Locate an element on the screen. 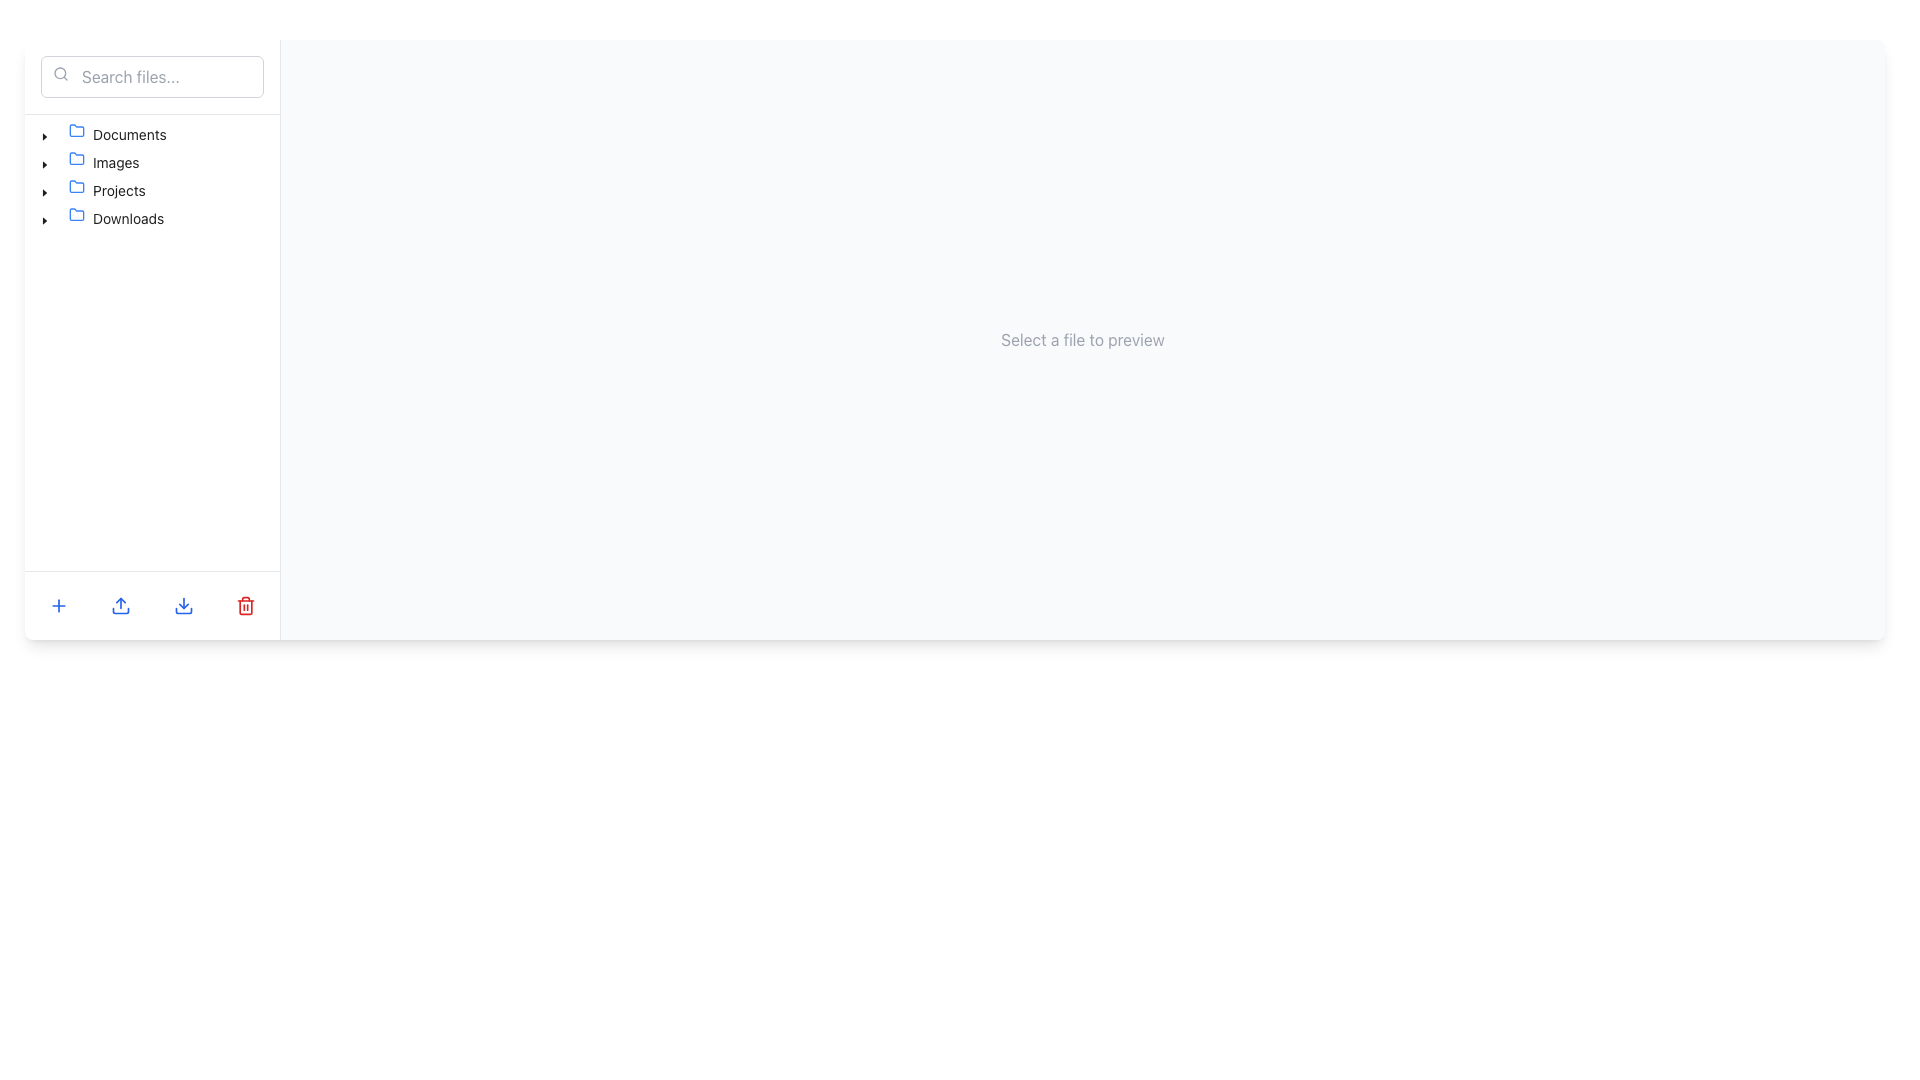 The image size is (1920, 1080). the folder icon representing the 'Downloads' folder located near the bottom of the list on the left panel, adjacent to the 'Downloads' text label is located at coordinates (80, 219).